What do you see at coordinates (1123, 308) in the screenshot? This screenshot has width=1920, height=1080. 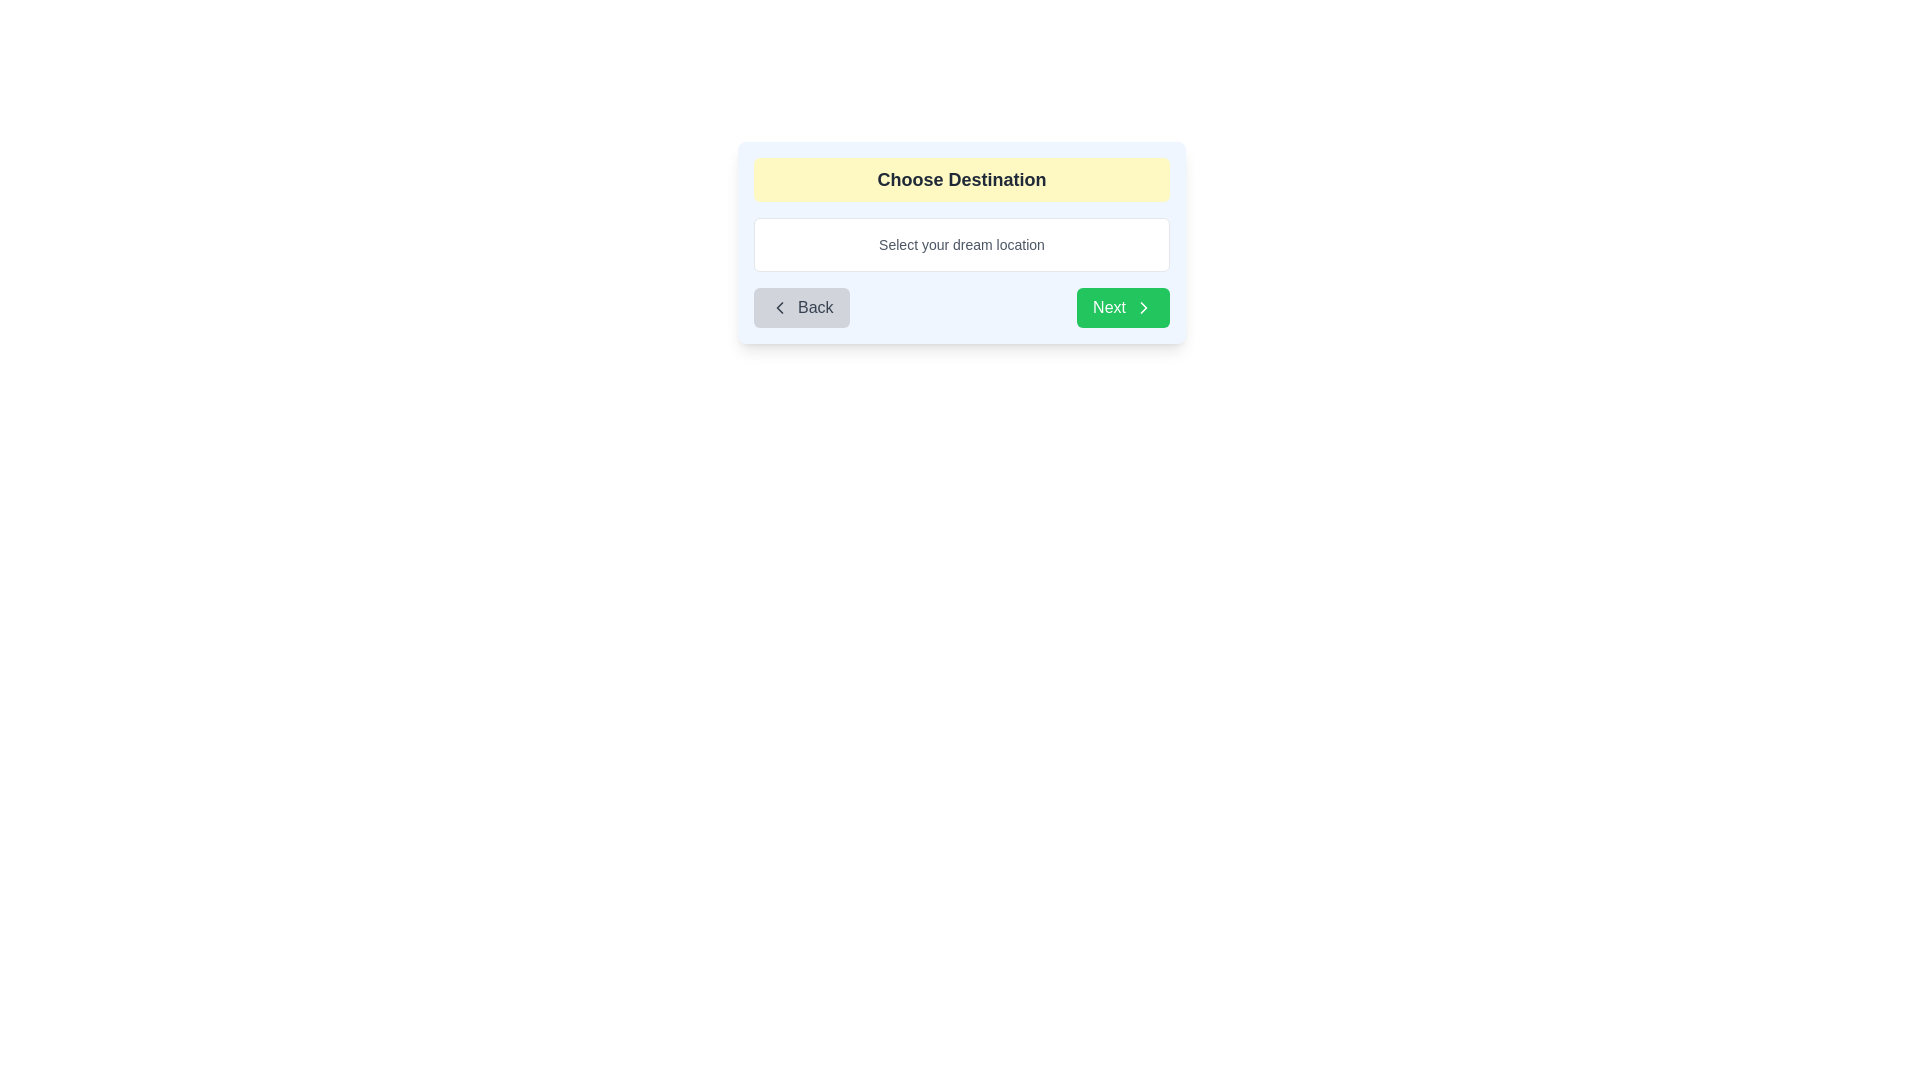 I see `the navigation button located in the bottom-right area of the 'Choose Destination' panel to observe its hover effects` at bounding box center [1123, 308].